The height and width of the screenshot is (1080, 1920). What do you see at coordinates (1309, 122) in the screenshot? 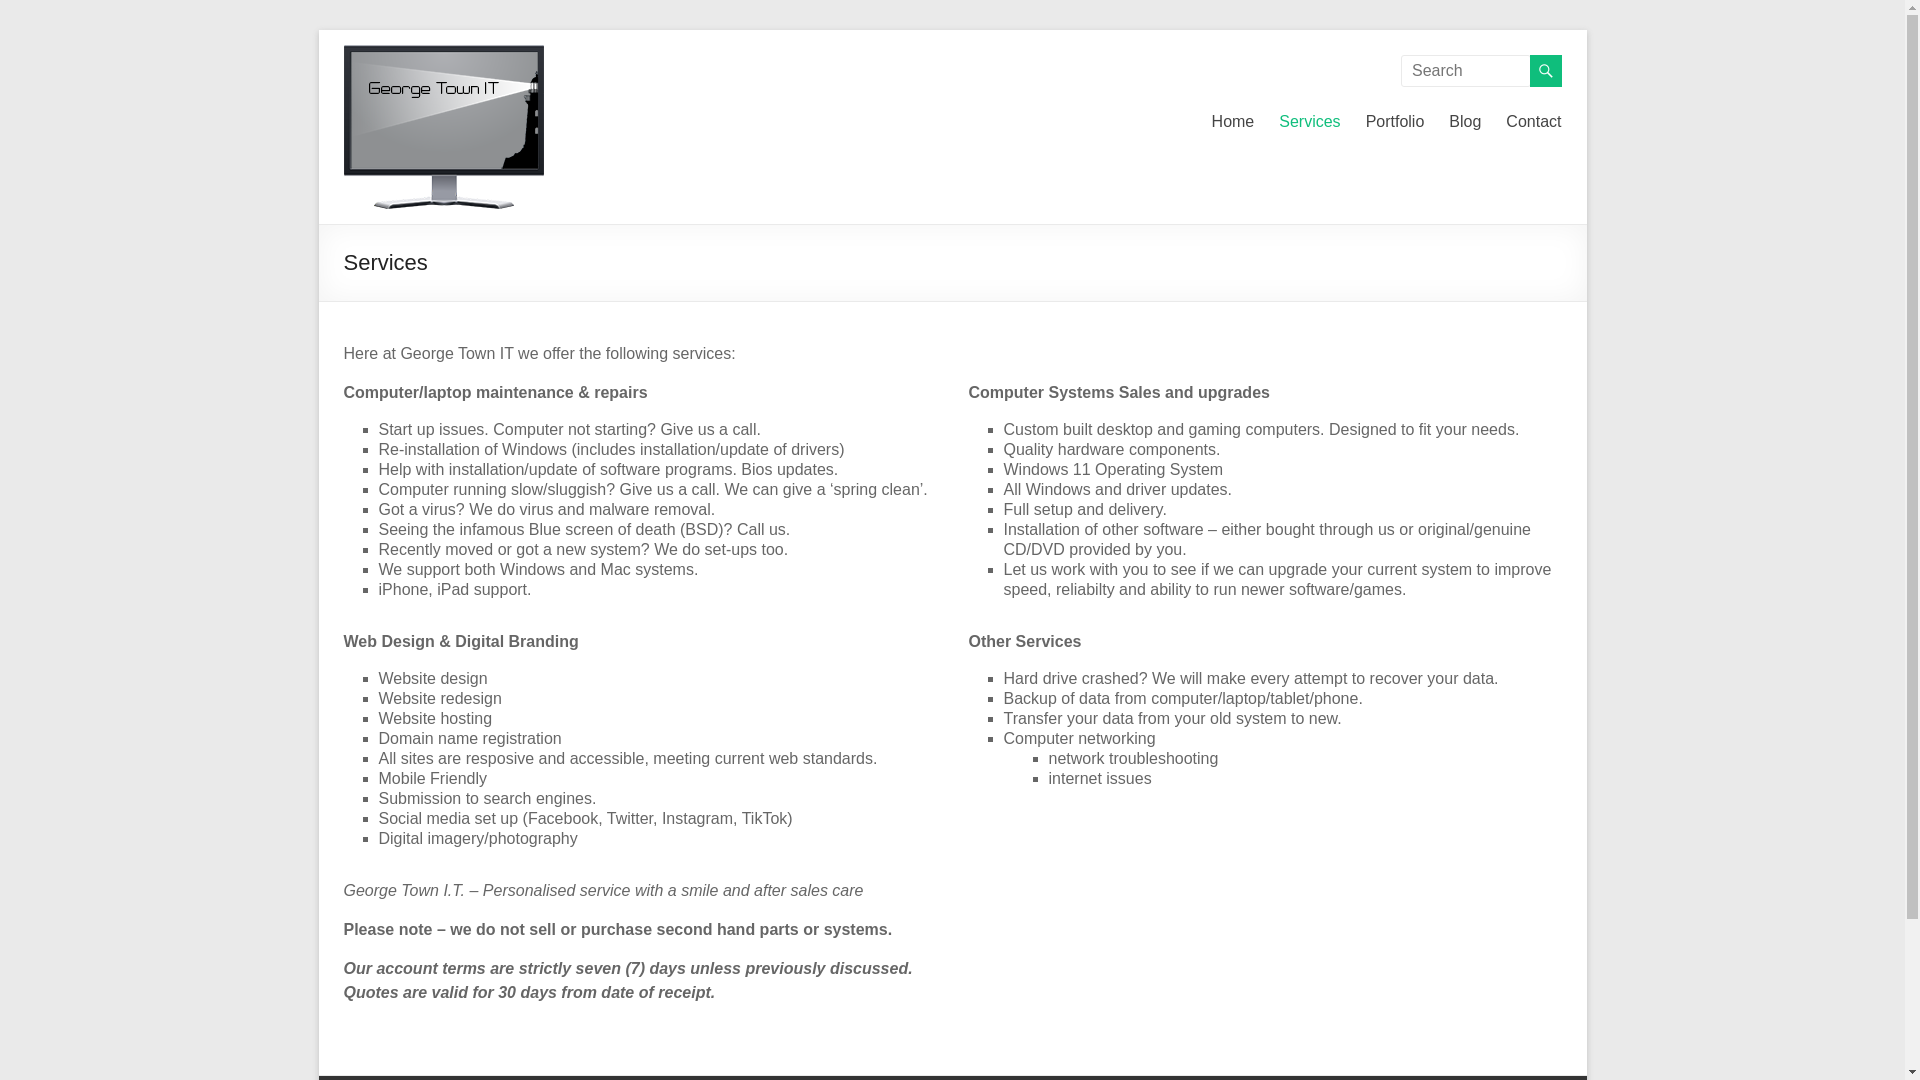
I see `'Services'` at bounding box center [1309, 122].